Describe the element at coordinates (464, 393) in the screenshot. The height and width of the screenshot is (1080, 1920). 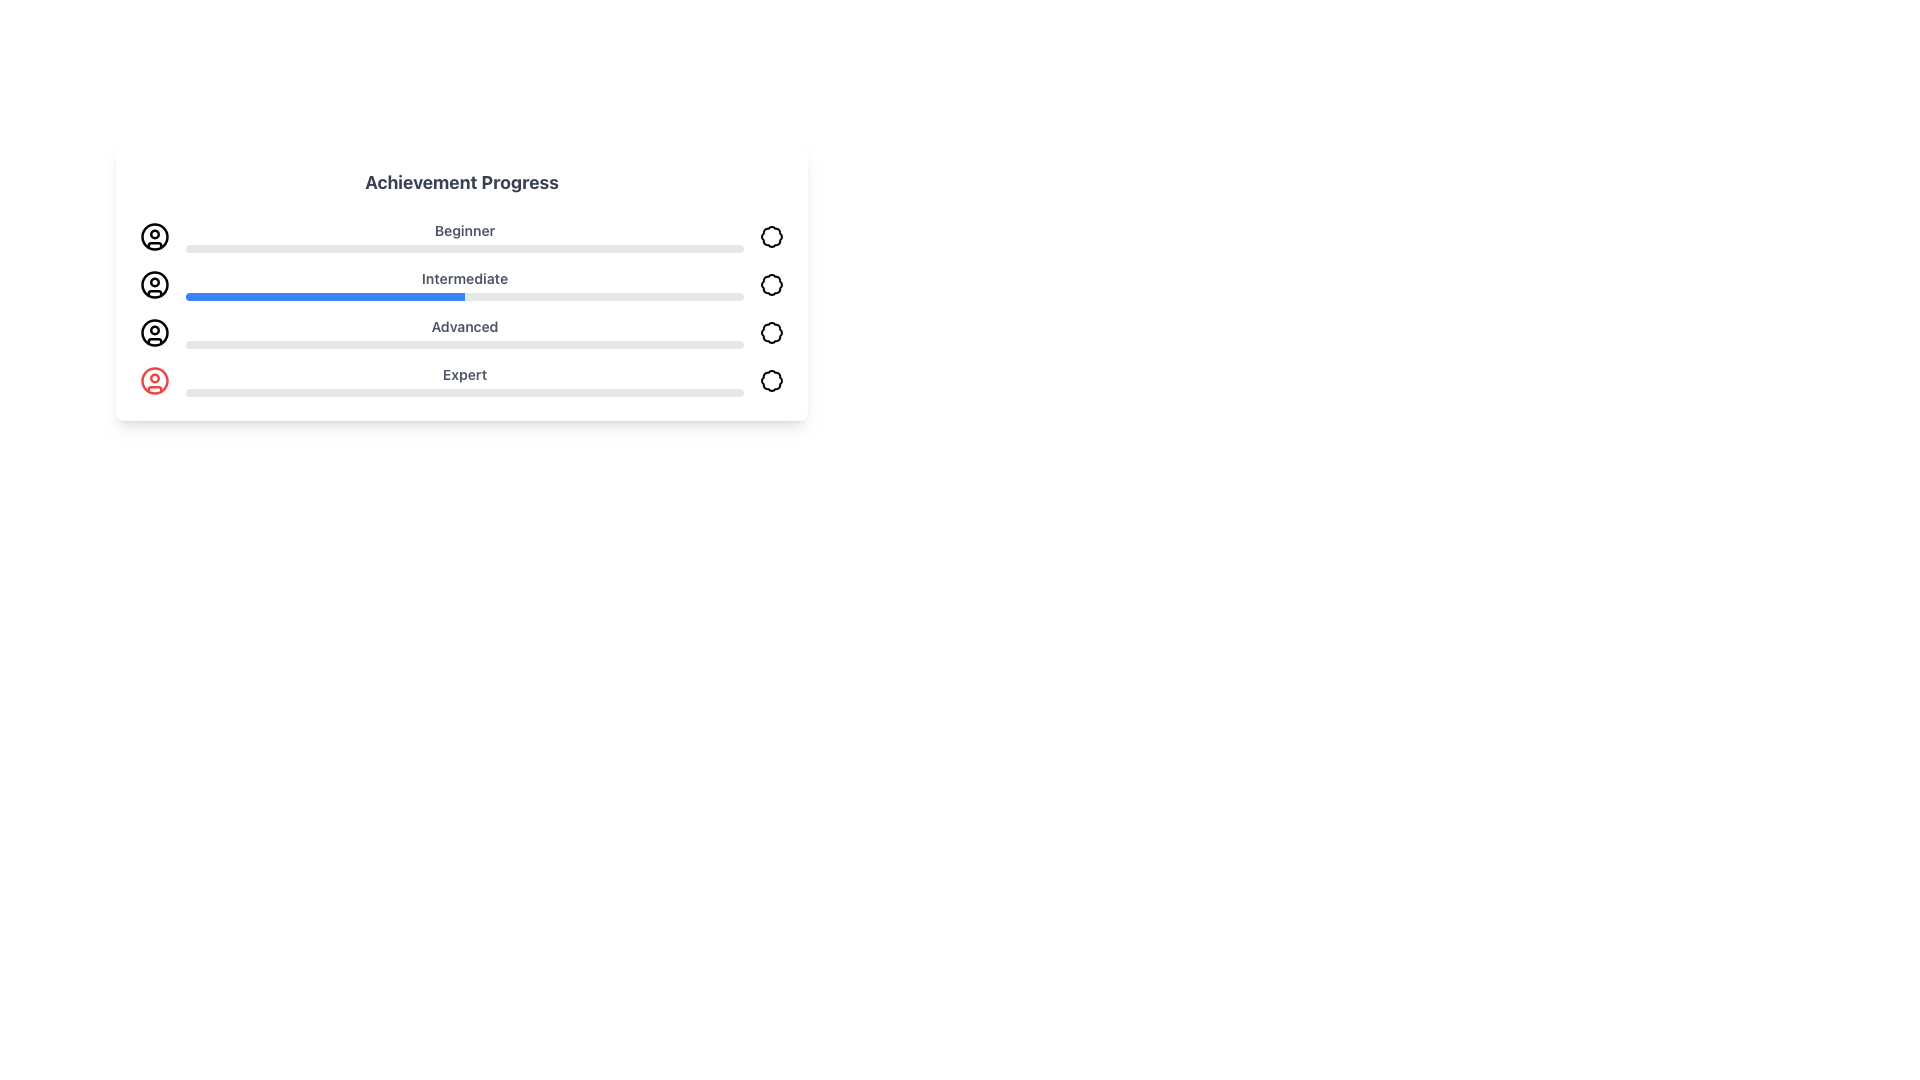
I see `the horizontal progress bar located below the 'Expert' label, which is styled with a gray base and a red-filled section, indicating progress` at that location.